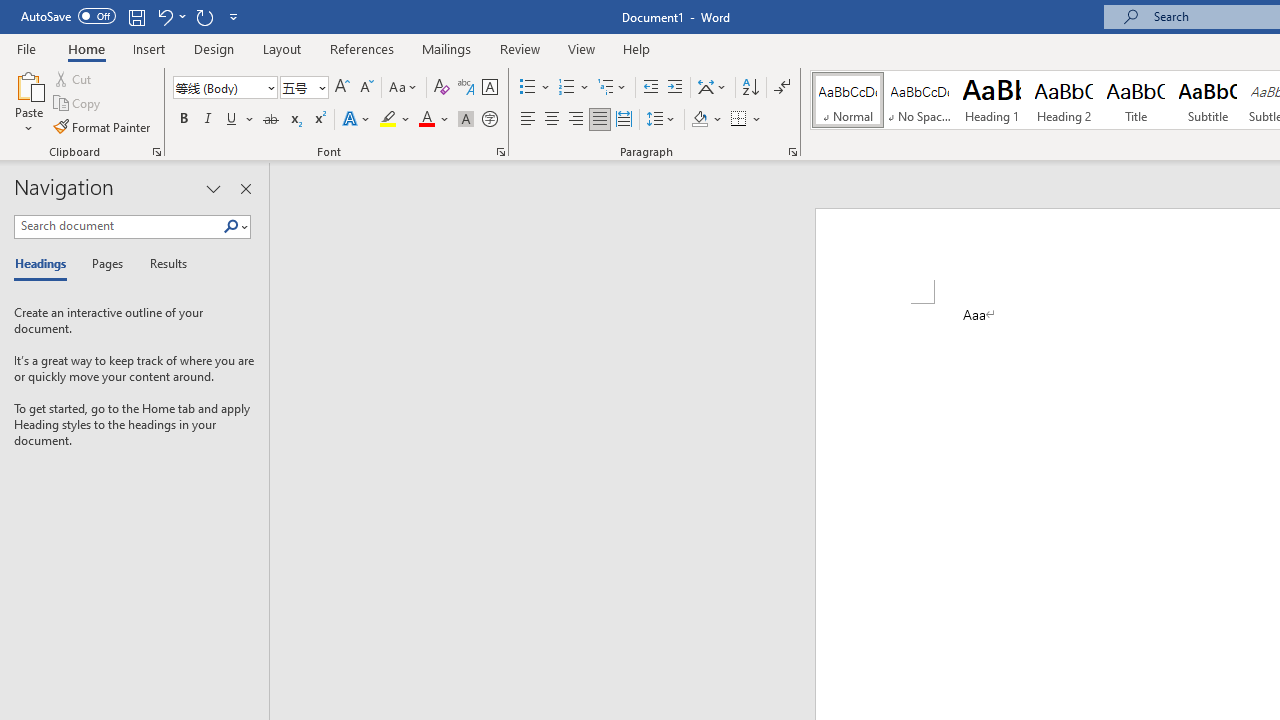  Describe the element at coordinates (575, 119) in the screenshot. I see `'Align Right'` at that location.